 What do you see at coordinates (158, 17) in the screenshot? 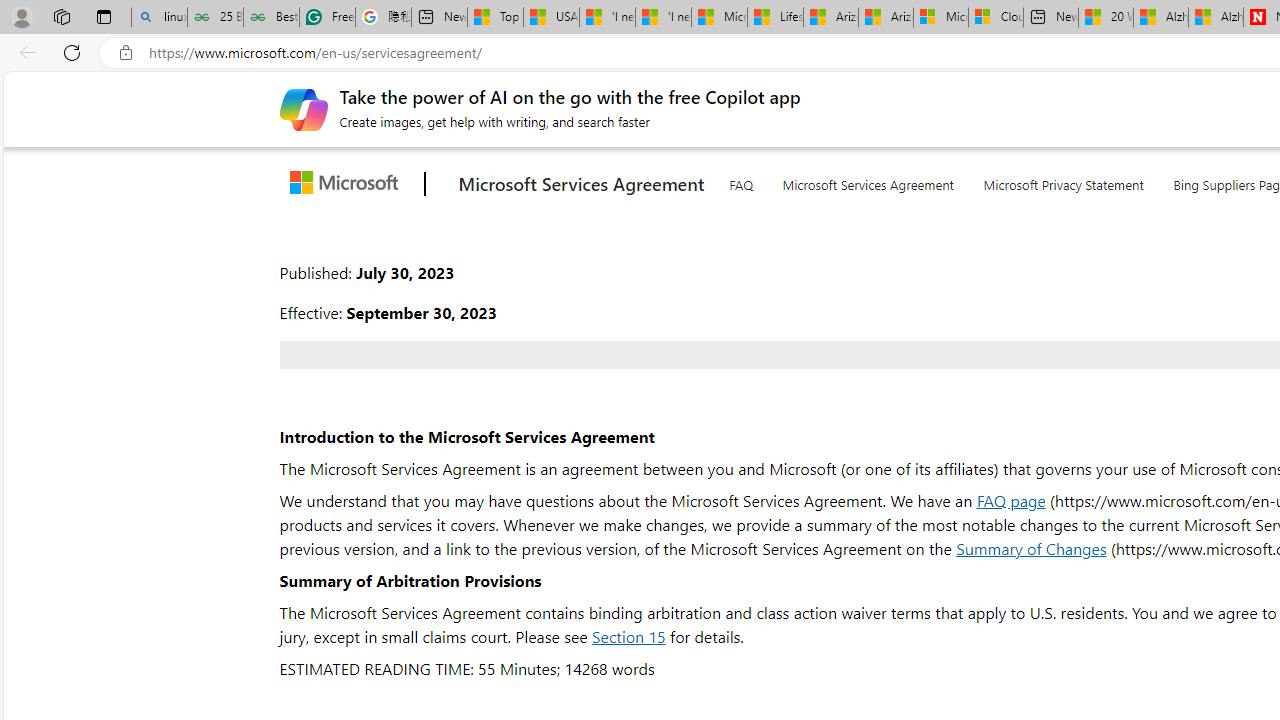
I see `'linux basic - Search'` at bounding box center [158, 17].